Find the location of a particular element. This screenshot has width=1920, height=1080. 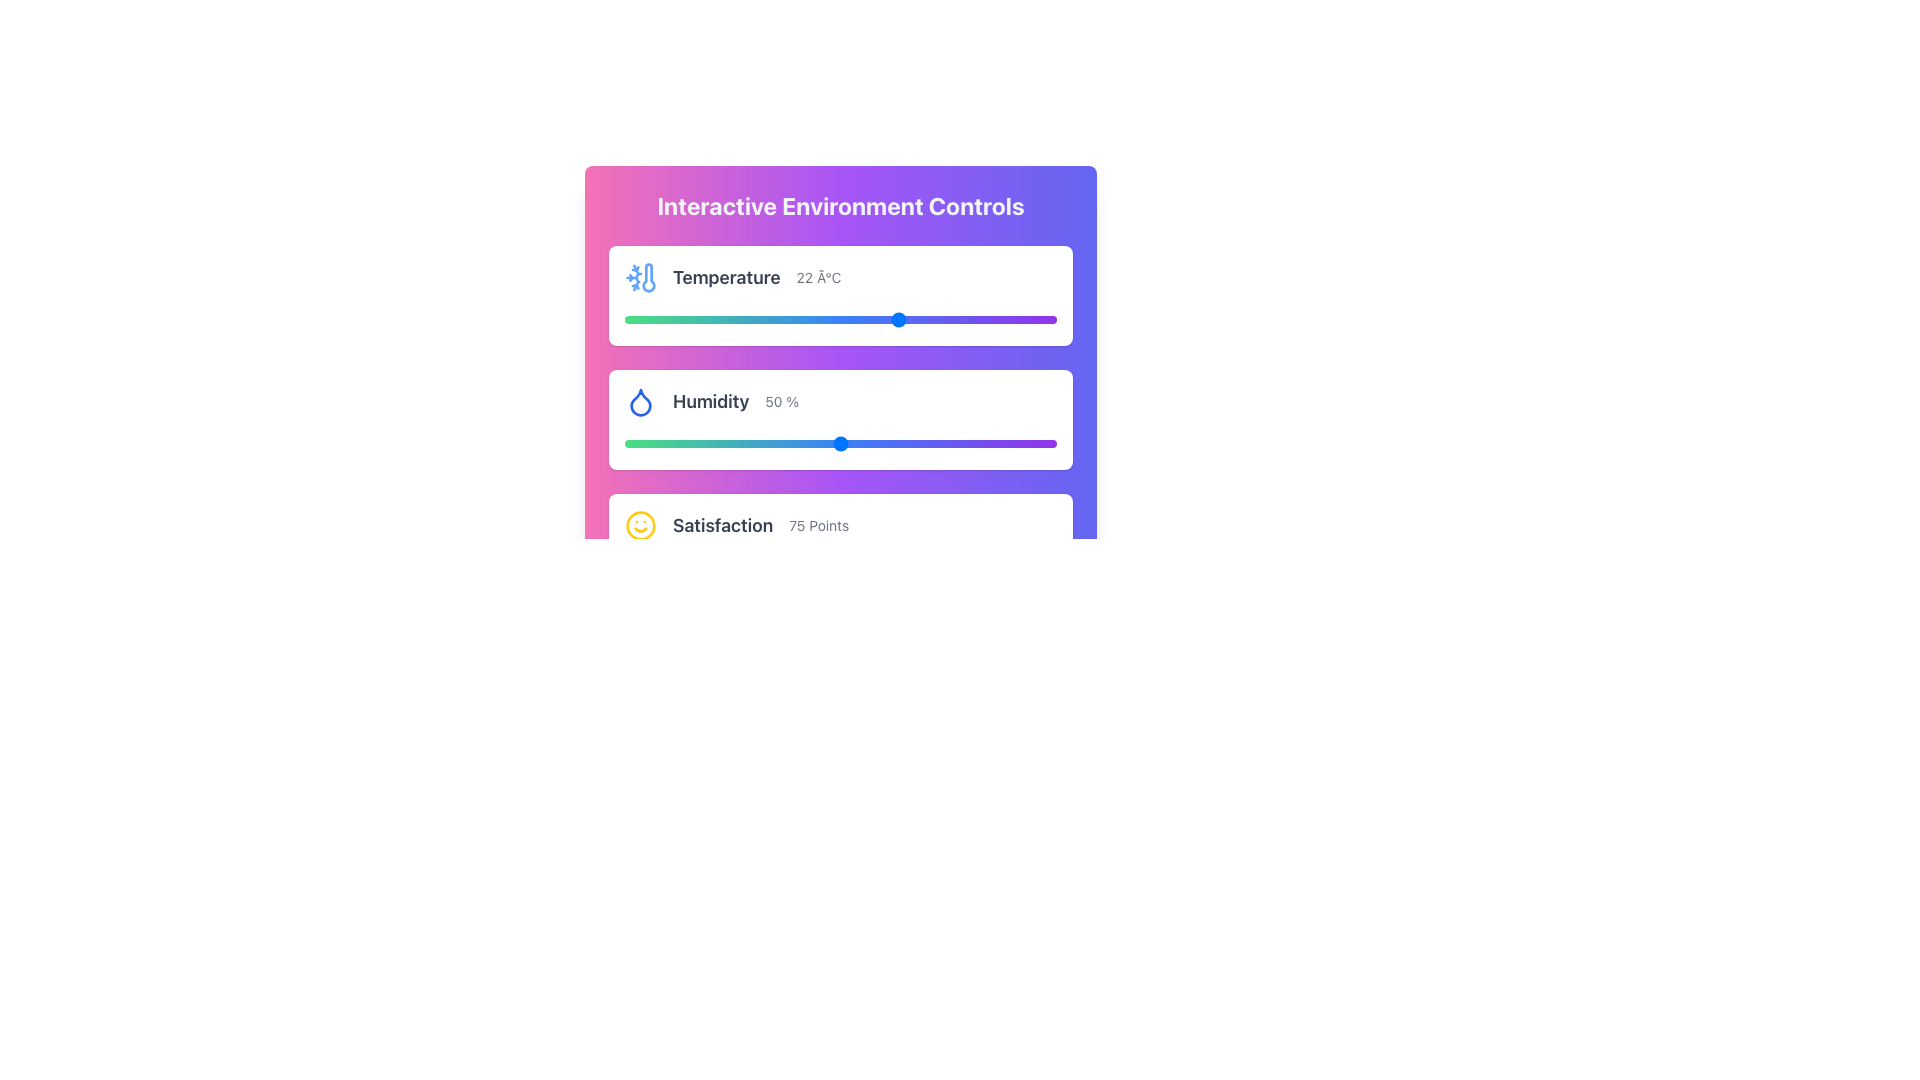

humidity is located at coordinates (783, 442).